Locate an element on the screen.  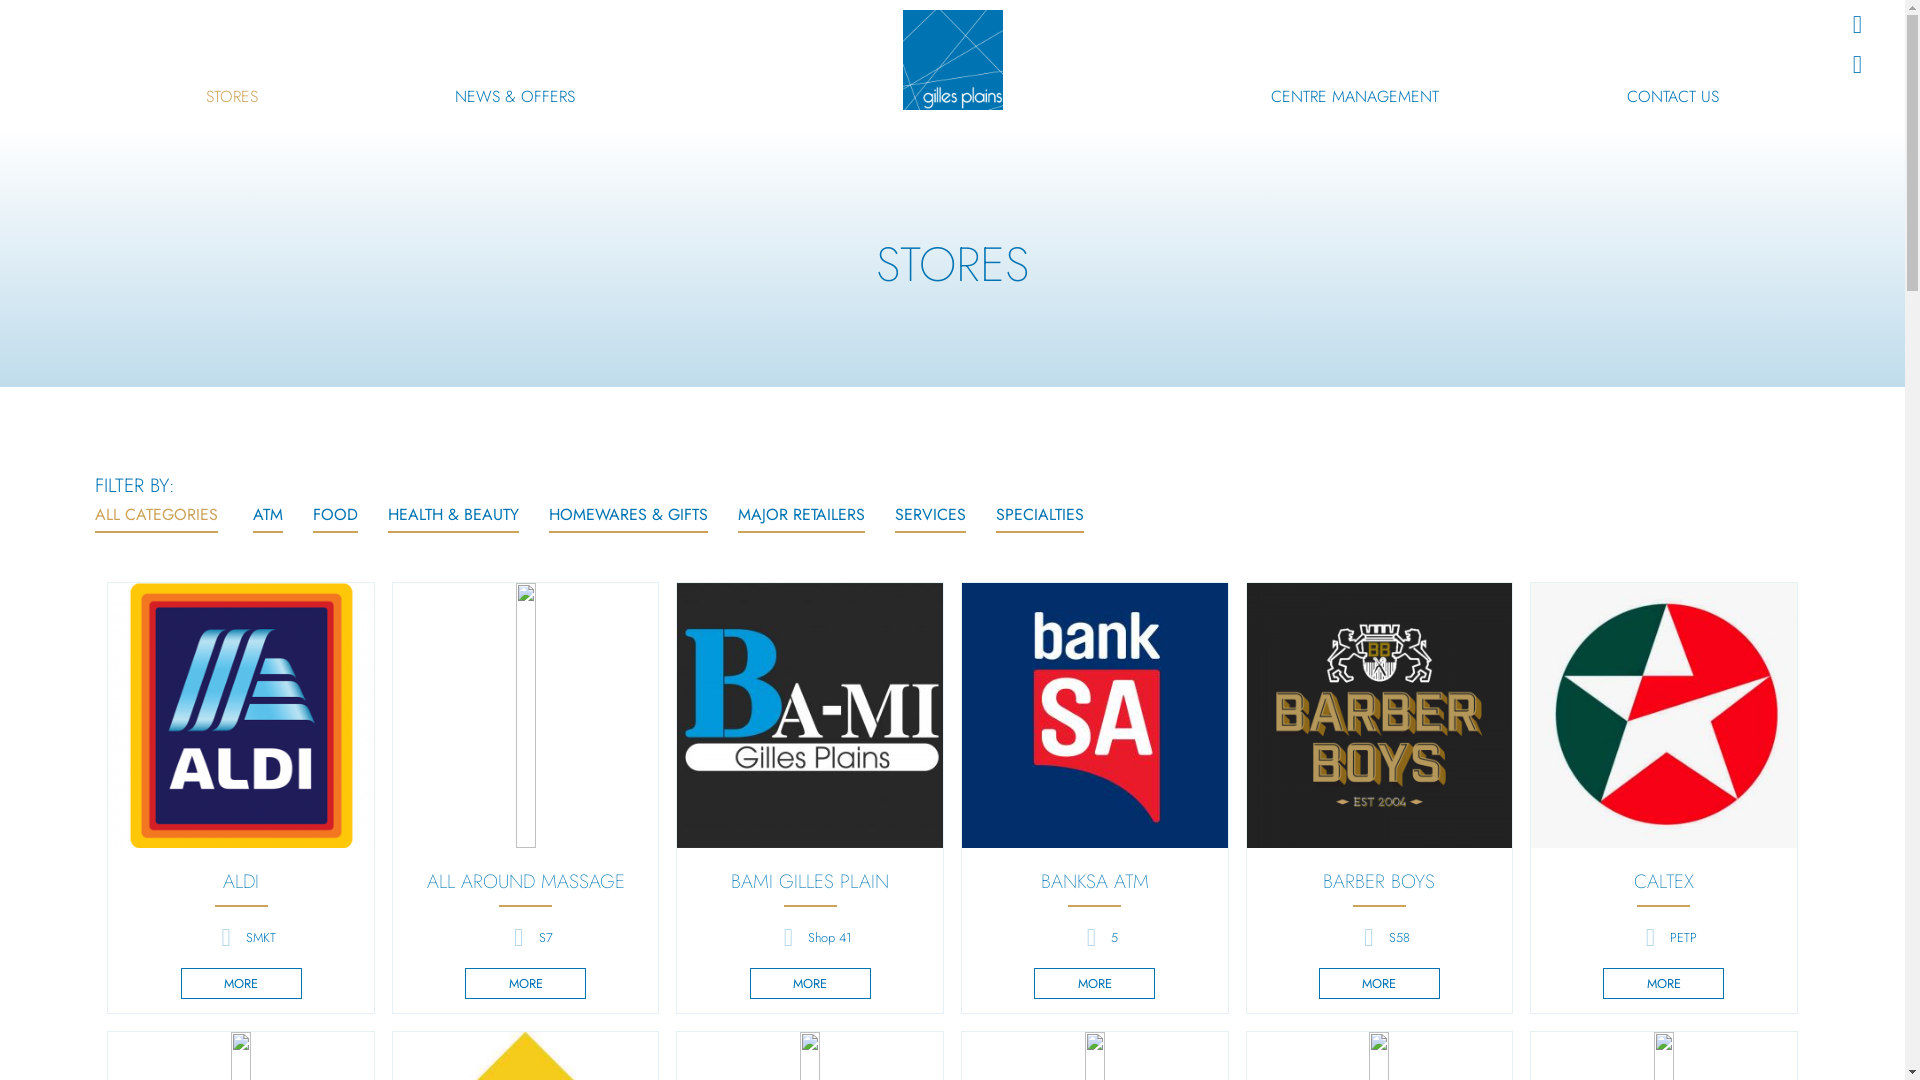
'CONTACT US' is located at coordinates (1673, 96).